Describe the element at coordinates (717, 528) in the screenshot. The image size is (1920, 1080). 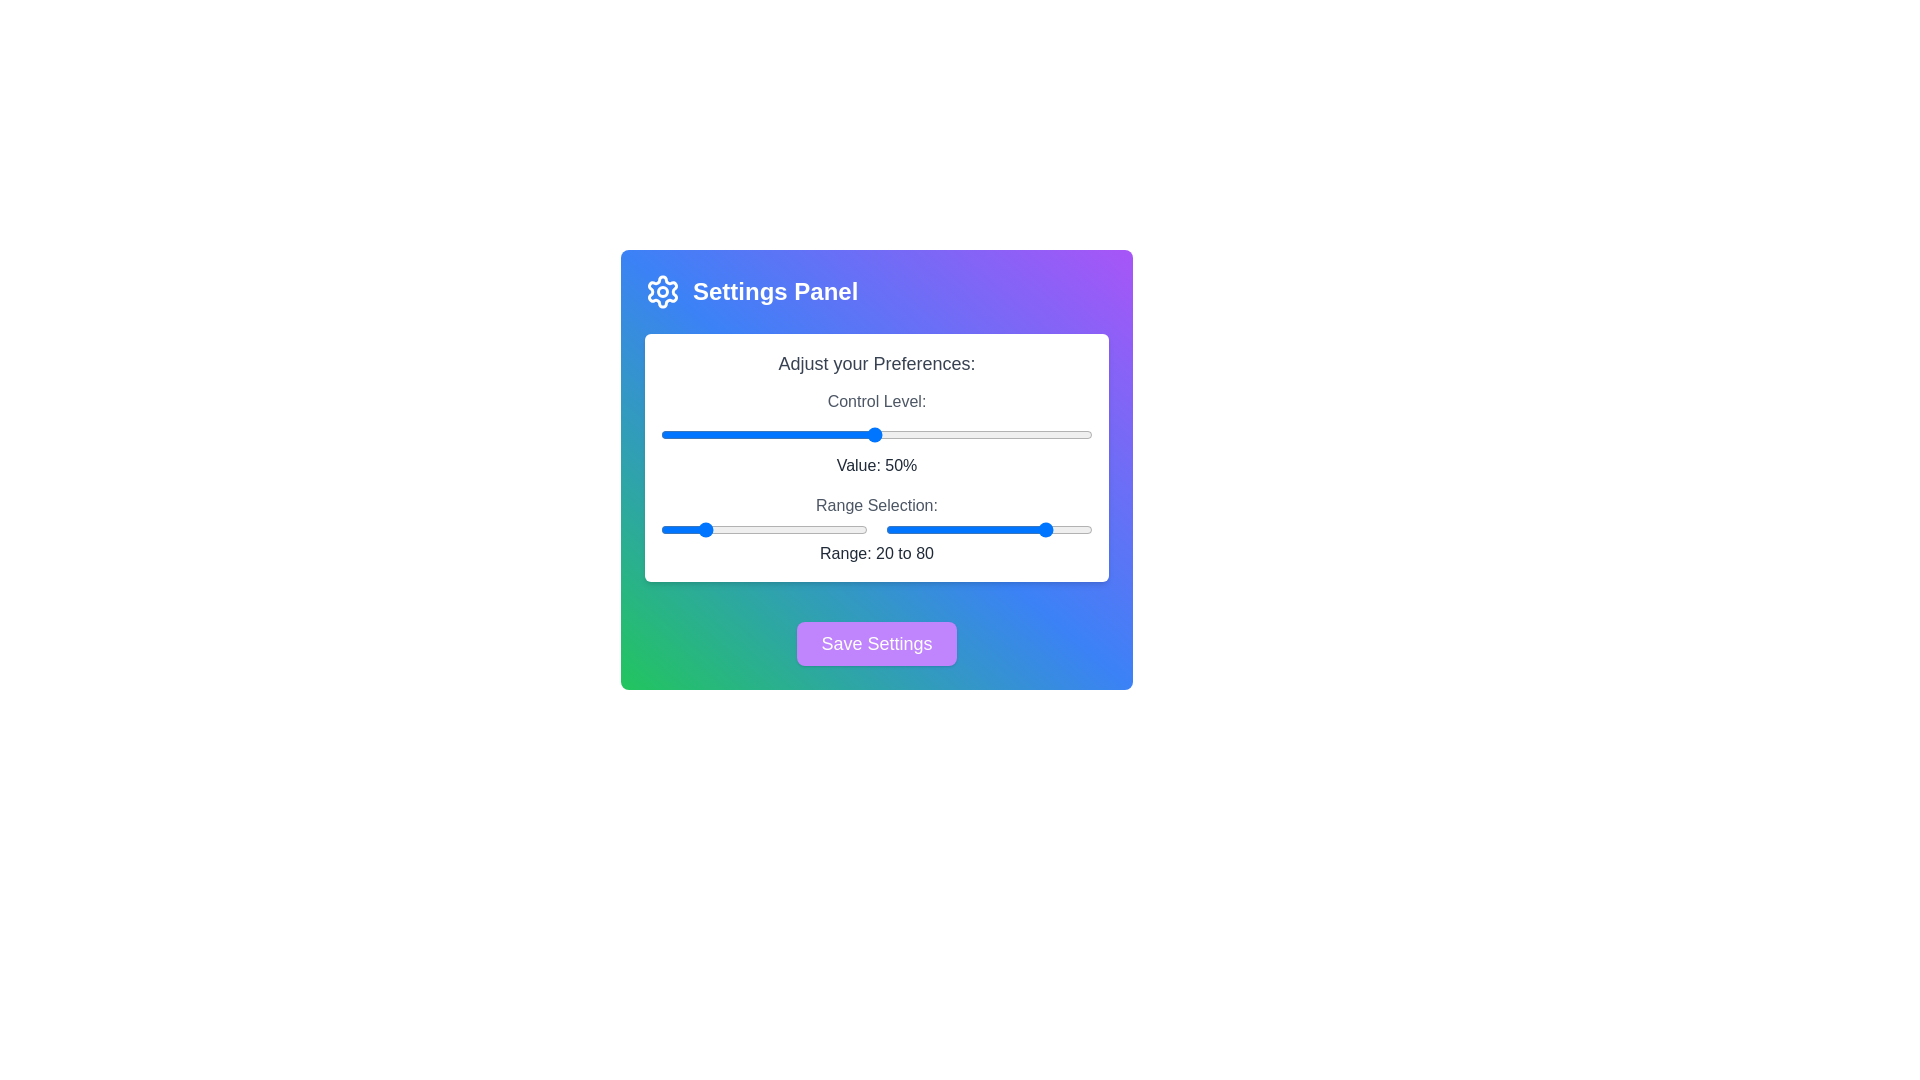
I see `the slider` at that location.